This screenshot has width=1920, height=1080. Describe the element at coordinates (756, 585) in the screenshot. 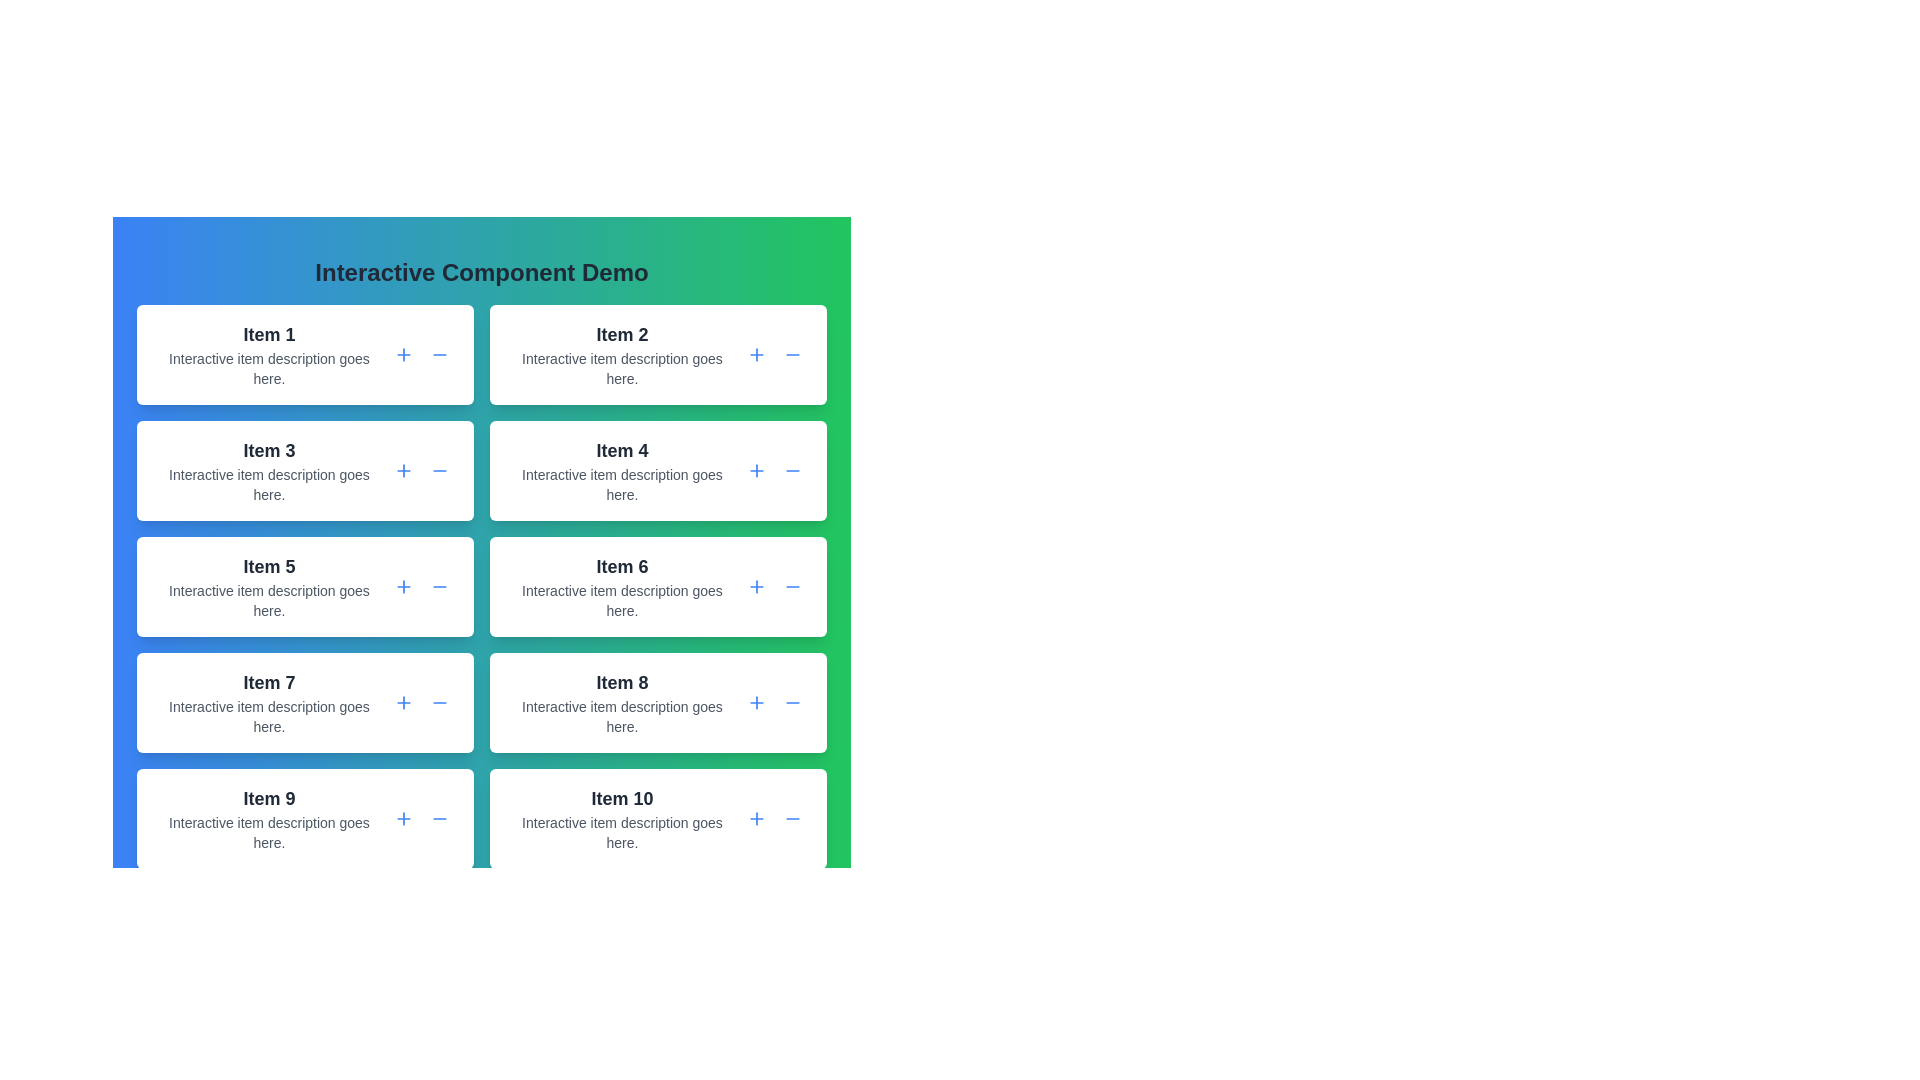

I see `the '+' icon button located beside the '-' icon in the 'Item 6' section to trigger tooltip or visual feedback` at that location.